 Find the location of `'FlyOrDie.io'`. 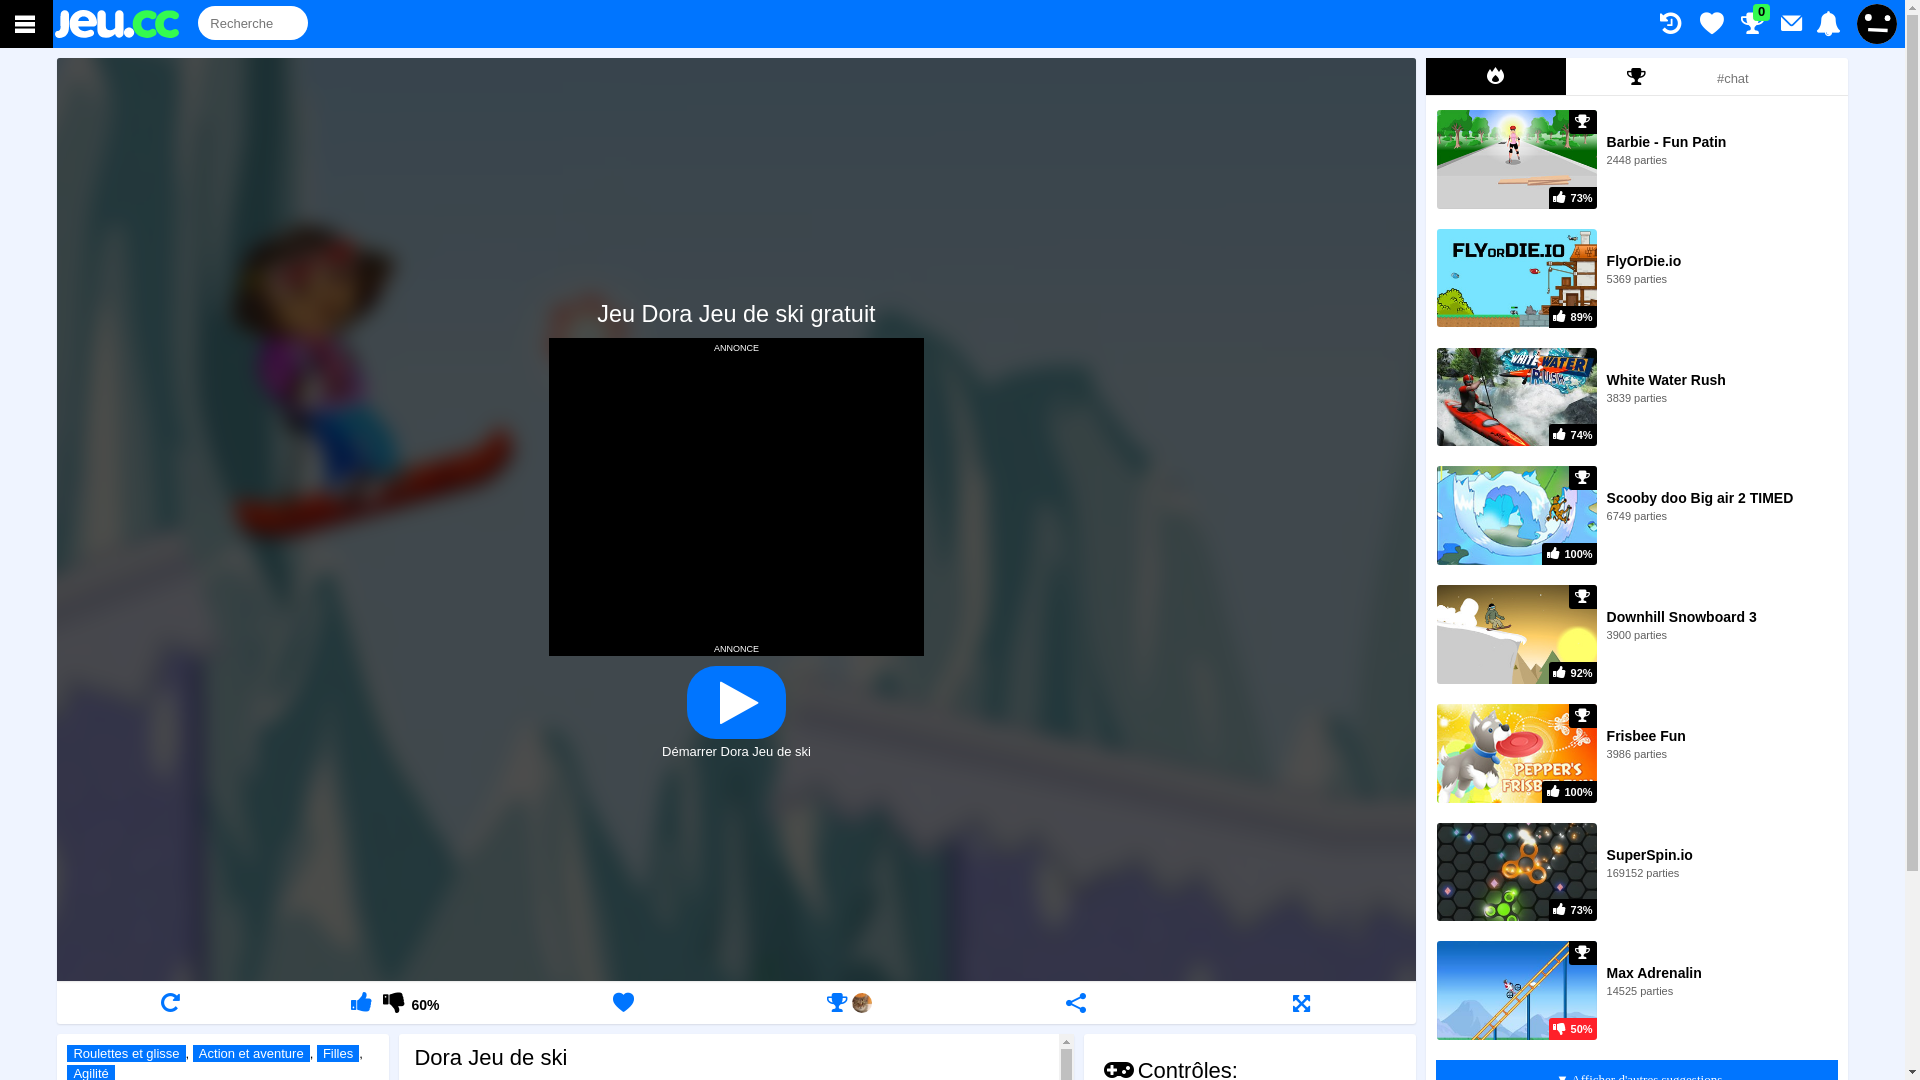

'FlyOrDie.io' is located at coordinates (1644, 260).